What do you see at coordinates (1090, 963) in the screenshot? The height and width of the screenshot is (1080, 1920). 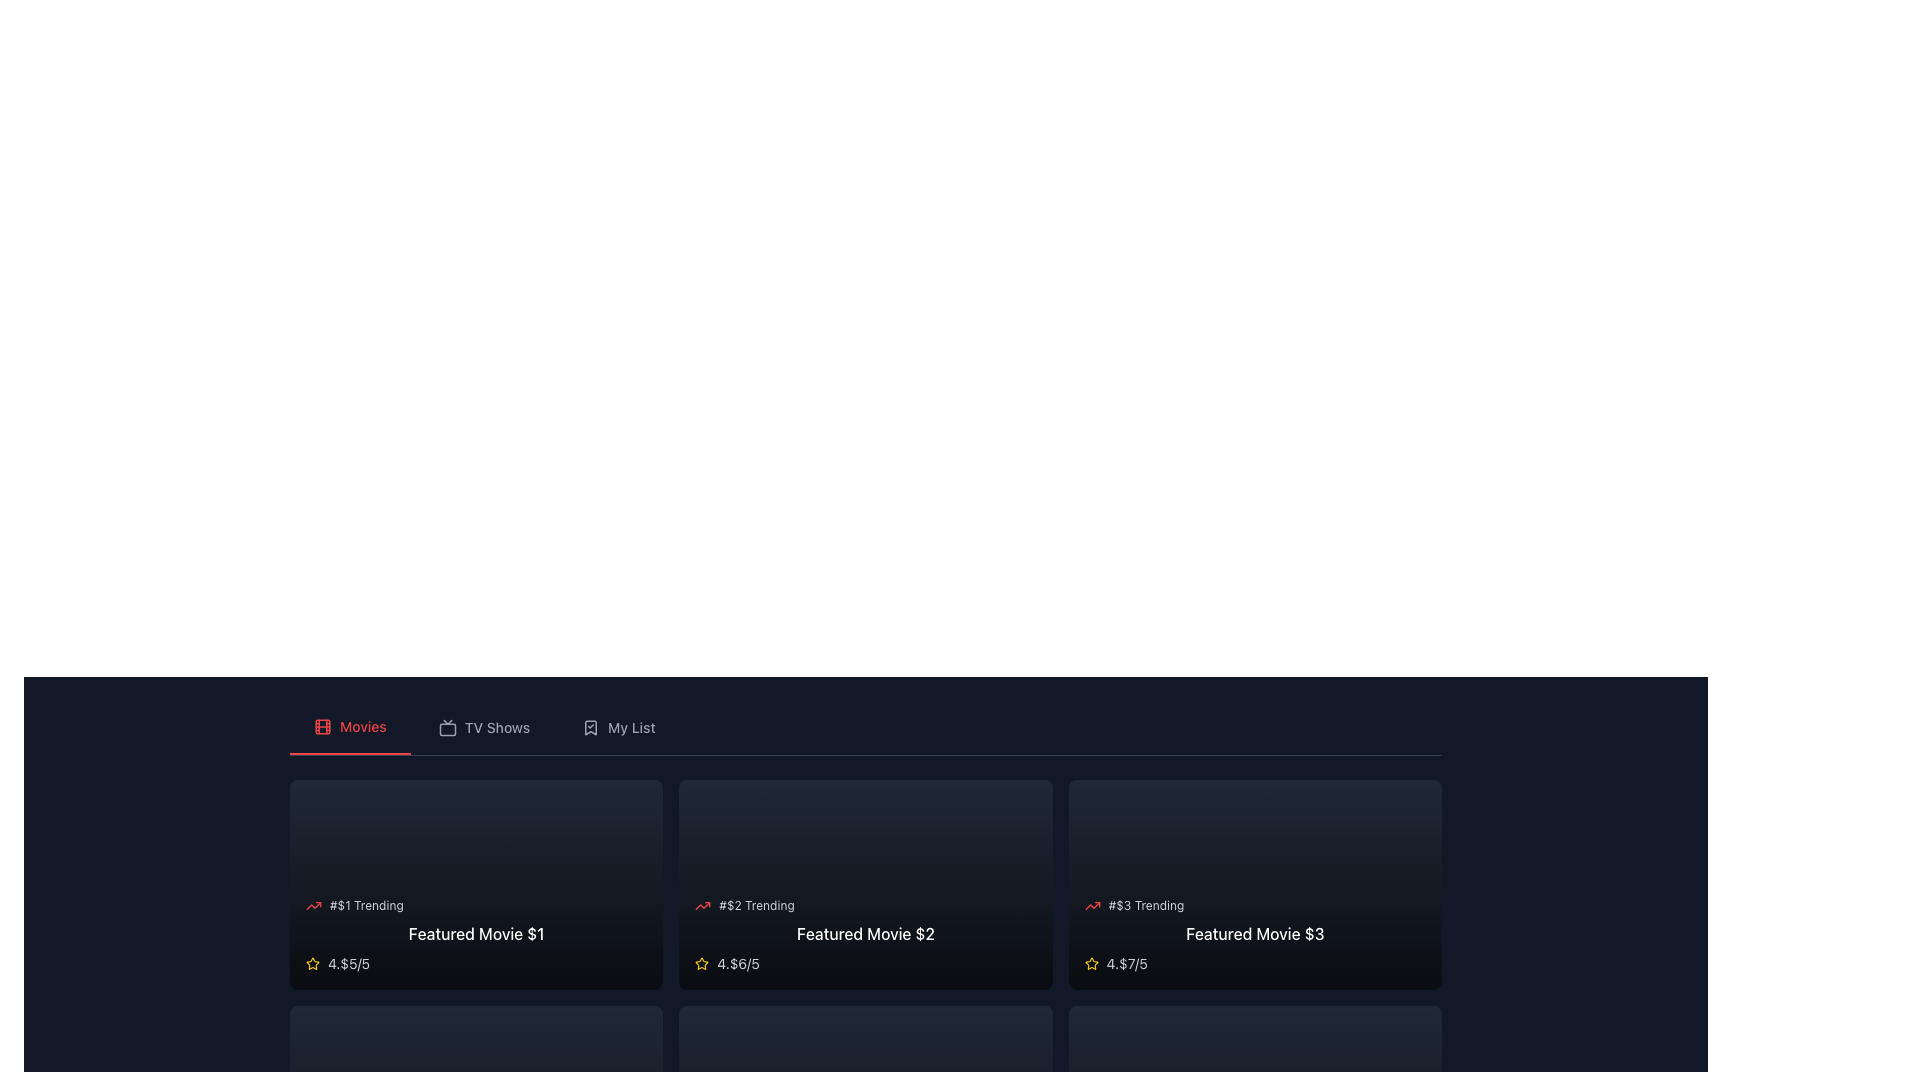 I see `the star-shaped rating indicator icon with a yellow outline, which represents a score of '4.7/5' in the UI` at bounding box center [1090, 963].